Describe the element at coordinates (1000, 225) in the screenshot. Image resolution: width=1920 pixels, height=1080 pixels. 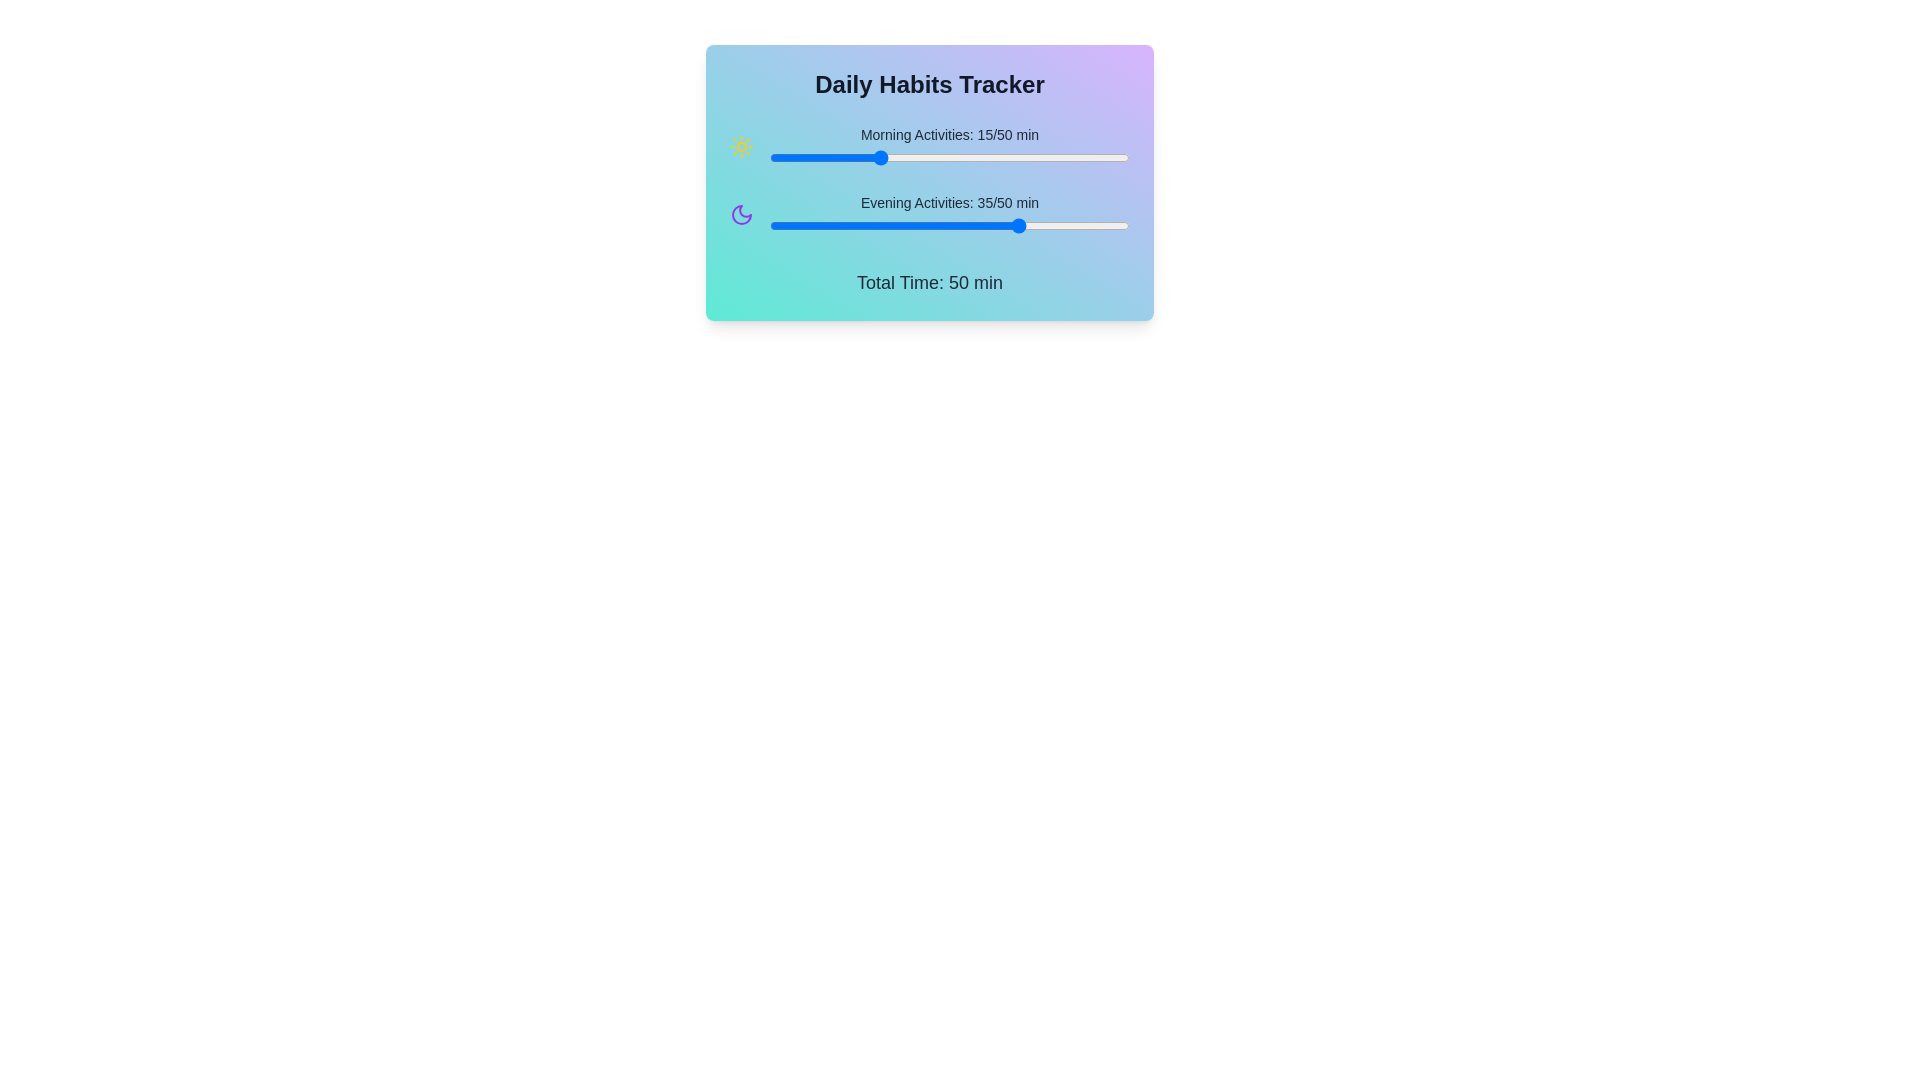
I see `the evening activity time` at that location.